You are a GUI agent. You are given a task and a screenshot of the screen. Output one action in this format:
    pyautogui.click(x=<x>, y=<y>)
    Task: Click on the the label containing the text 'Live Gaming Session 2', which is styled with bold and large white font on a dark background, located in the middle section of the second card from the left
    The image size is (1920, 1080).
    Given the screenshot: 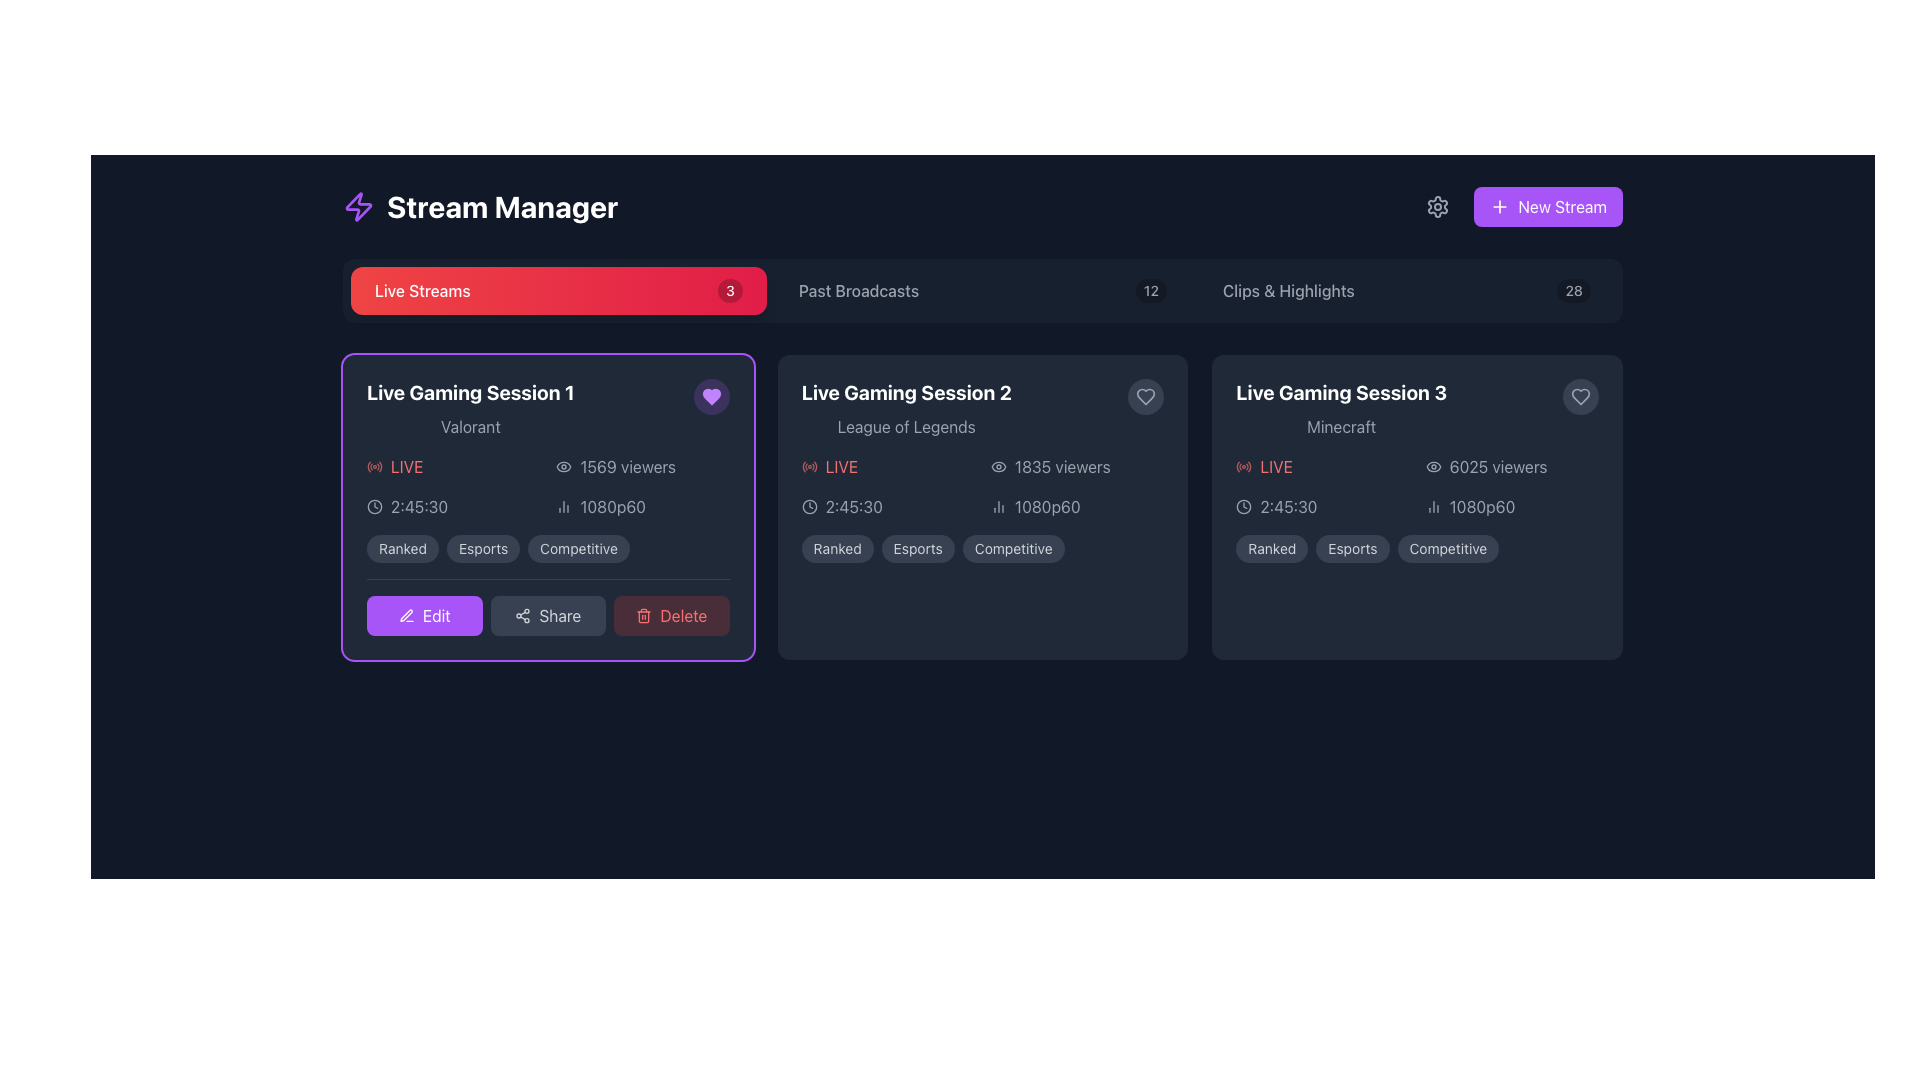 What is the action you would take?
    pyautogui.click(x=905, y=393)
    